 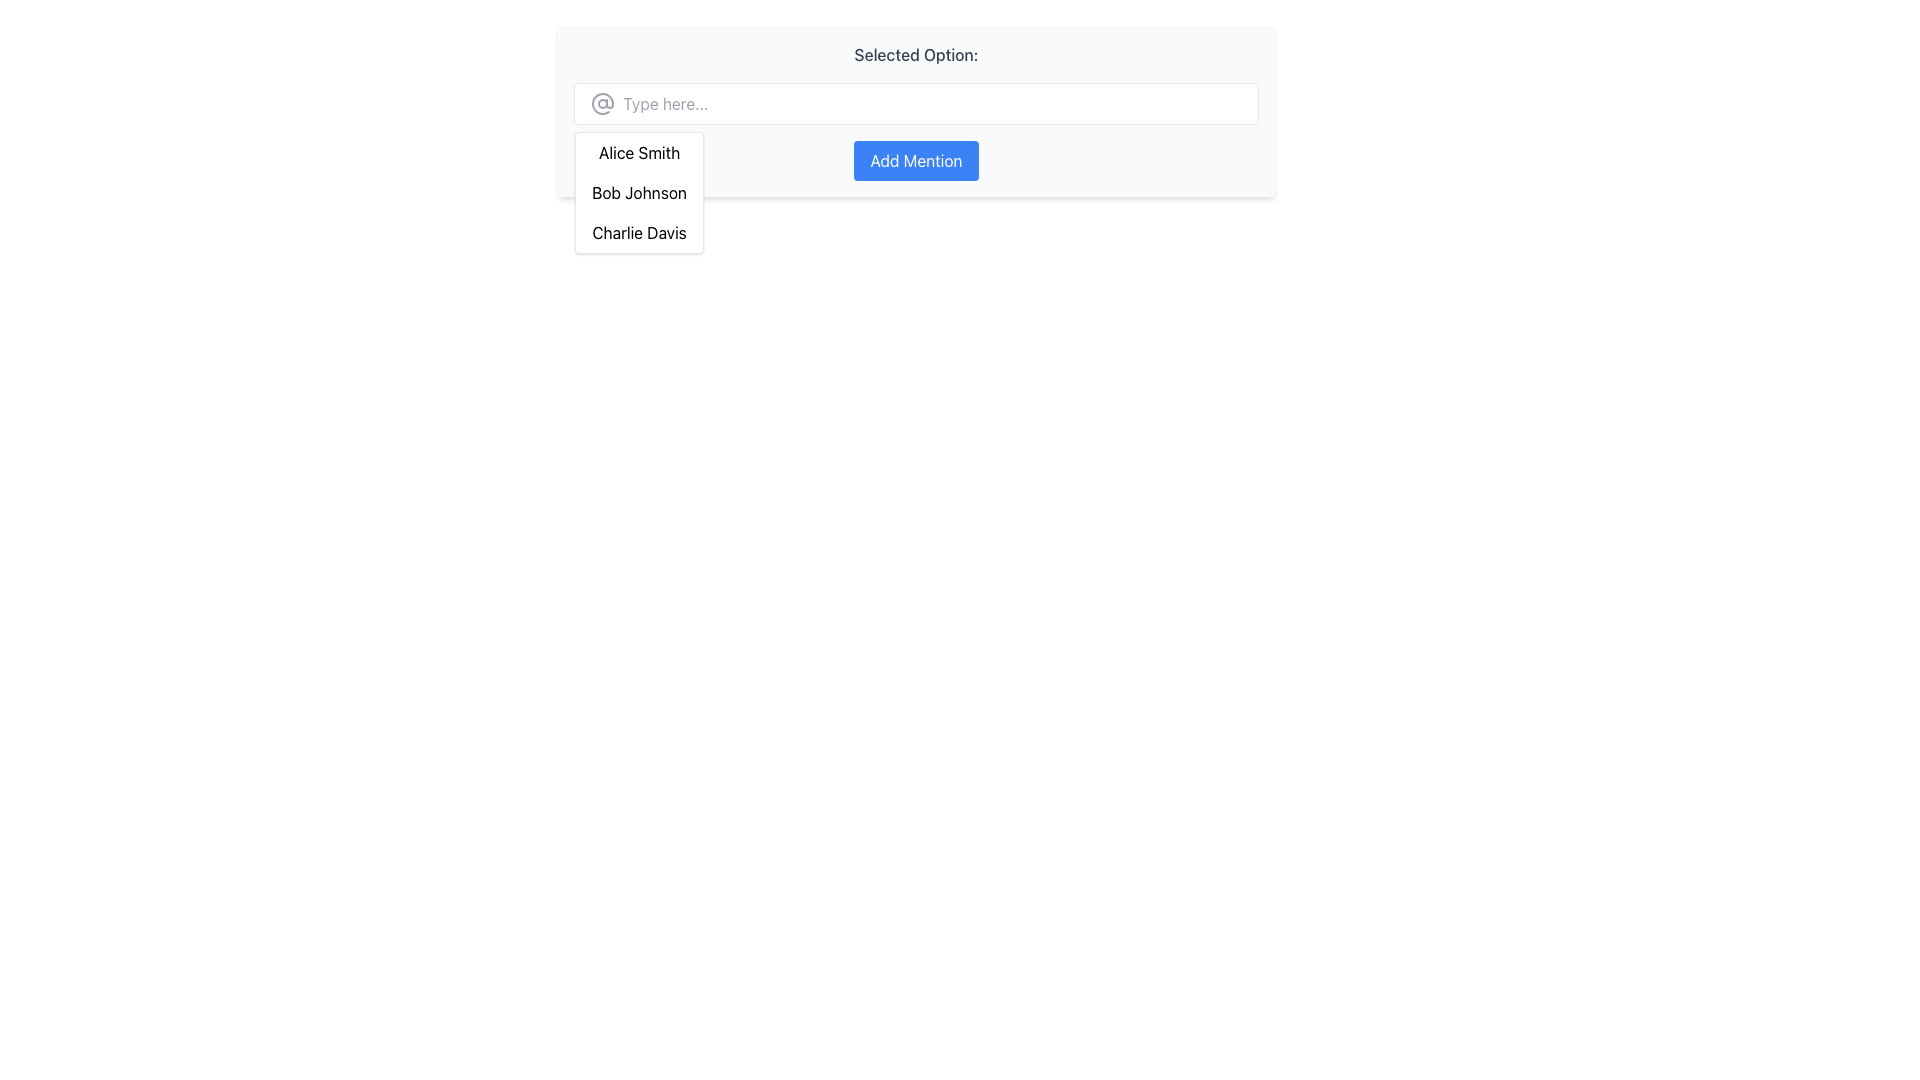 I want to click on the list item displaying 'Bob Johnson' in the dropdown menu, so click(x=638, y=192).